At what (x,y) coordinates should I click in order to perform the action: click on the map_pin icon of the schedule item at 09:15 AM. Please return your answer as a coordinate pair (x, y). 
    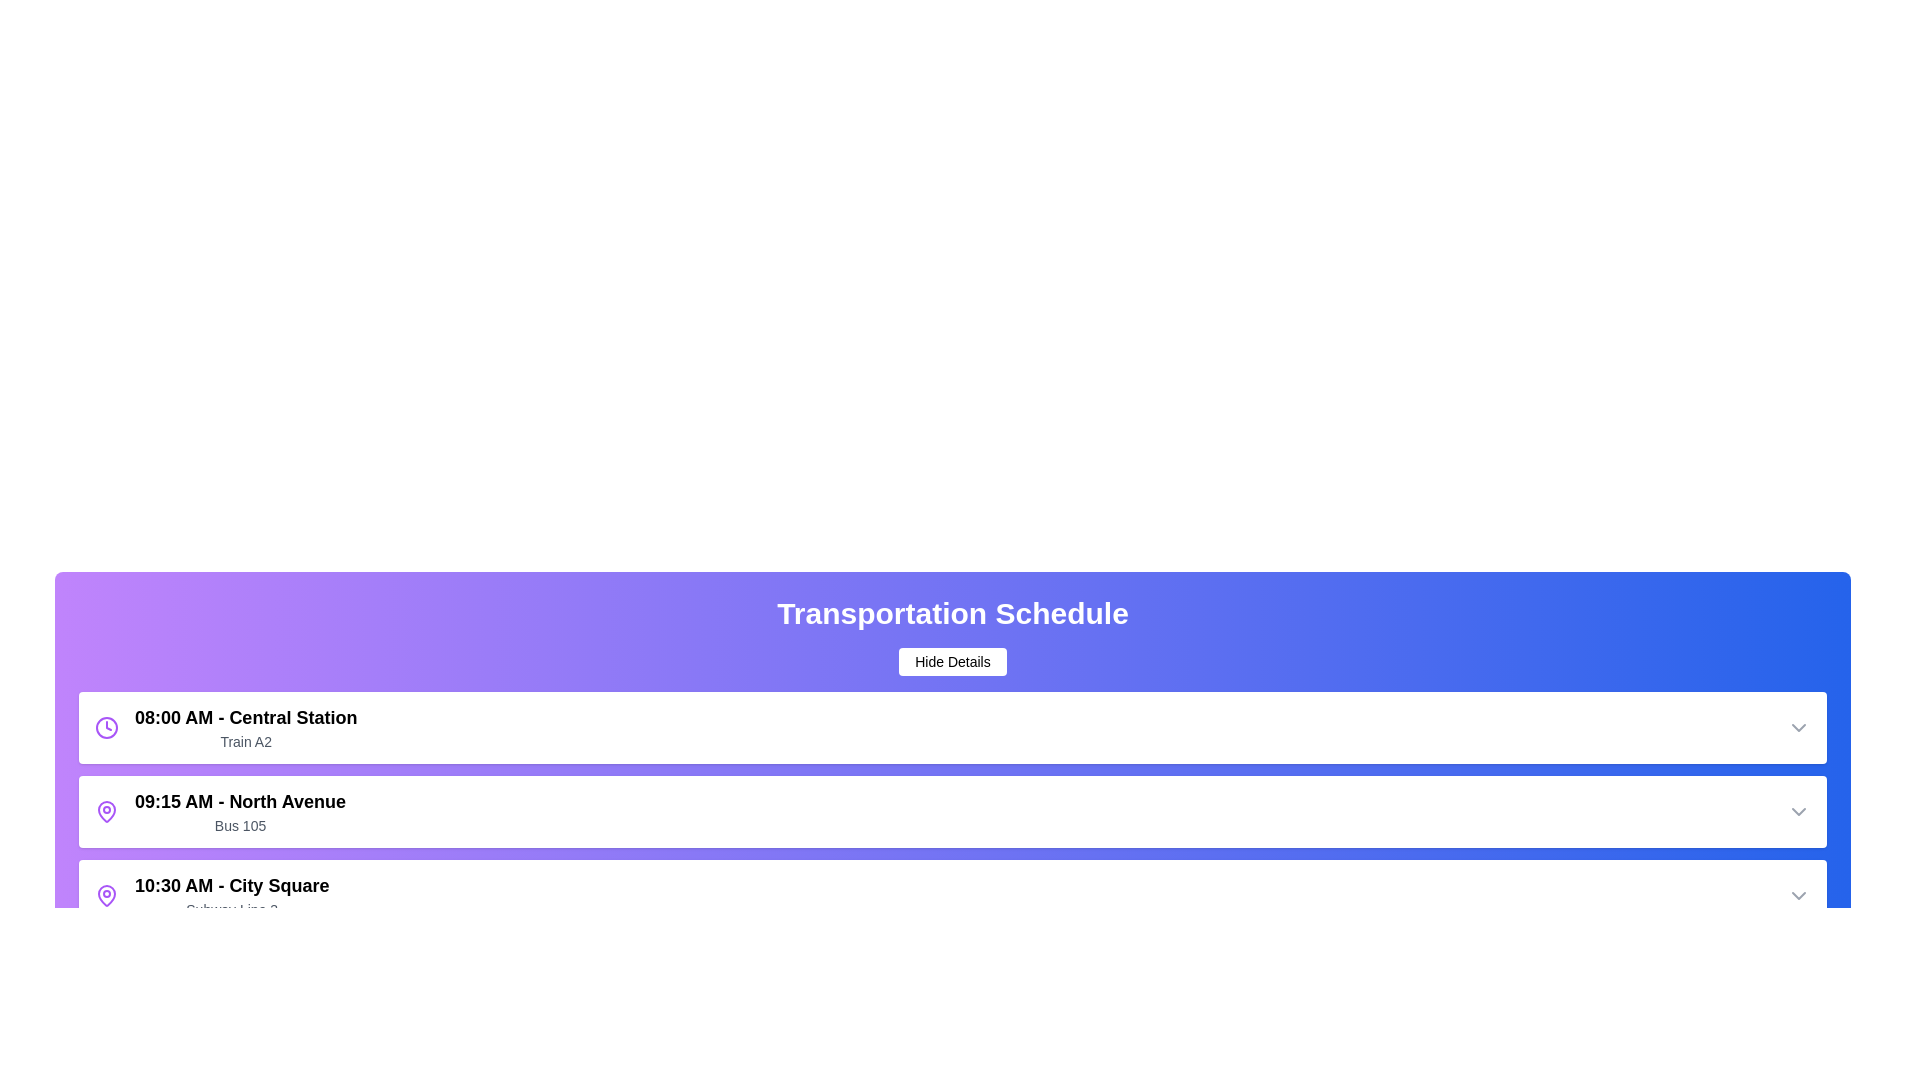
    Looking at the image, I should click on (105, 812).